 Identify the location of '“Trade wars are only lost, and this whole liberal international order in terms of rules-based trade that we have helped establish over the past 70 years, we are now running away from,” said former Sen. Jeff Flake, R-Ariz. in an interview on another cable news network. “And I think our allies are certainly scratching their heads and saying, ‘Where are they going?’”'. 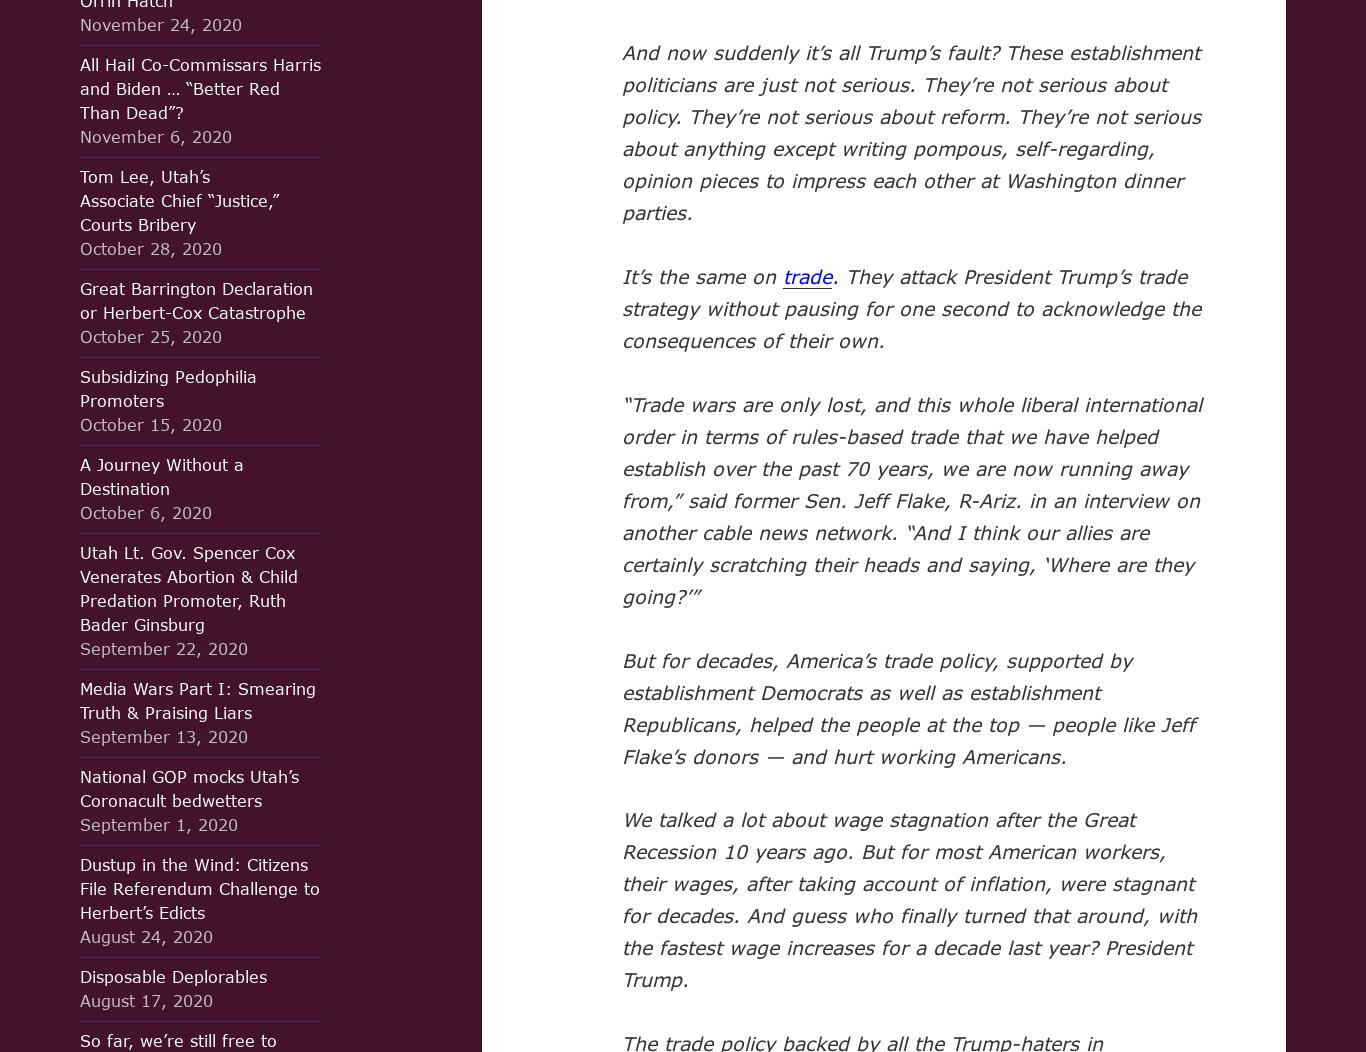
(911, 498).